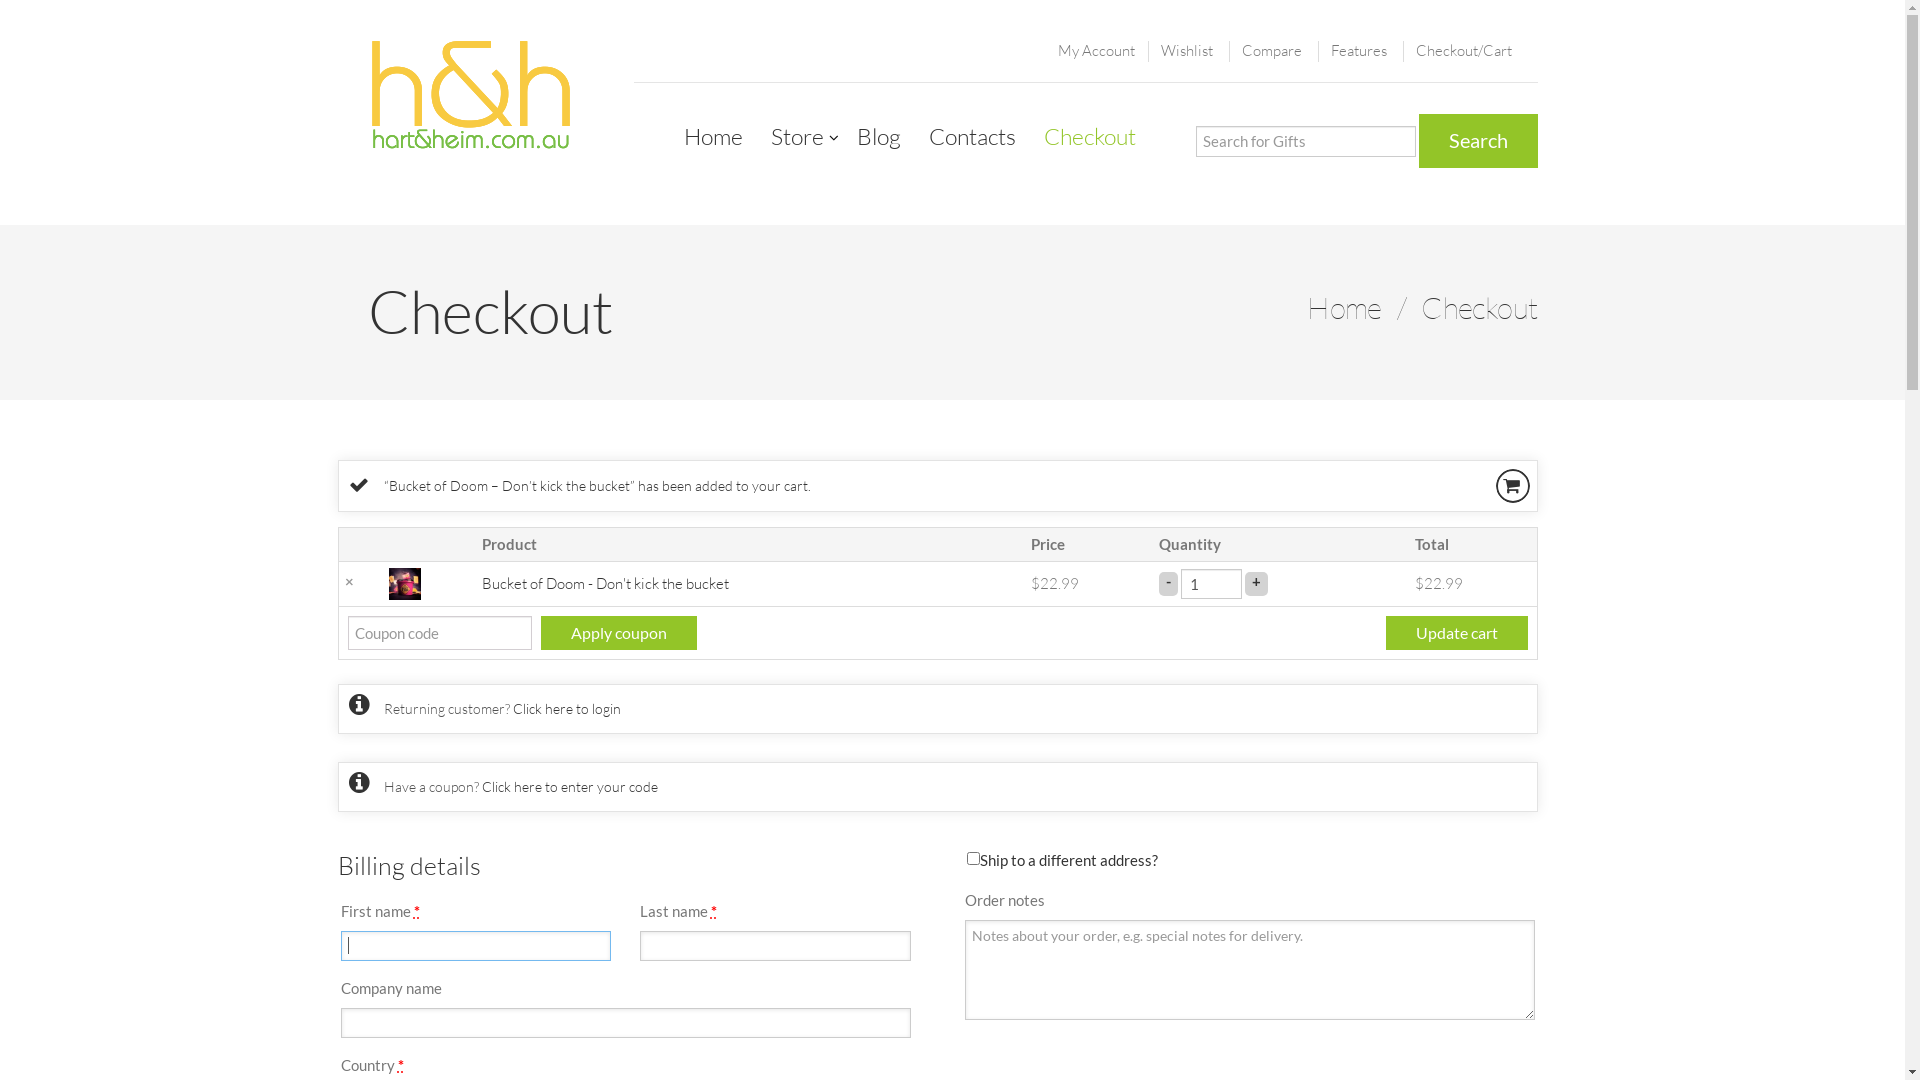 Image resolution: width=1920 pixels, height=1080 pixels. Describe the element at coordinates (1095, 49) in the screenshot. I see `'My Account'` at that location.